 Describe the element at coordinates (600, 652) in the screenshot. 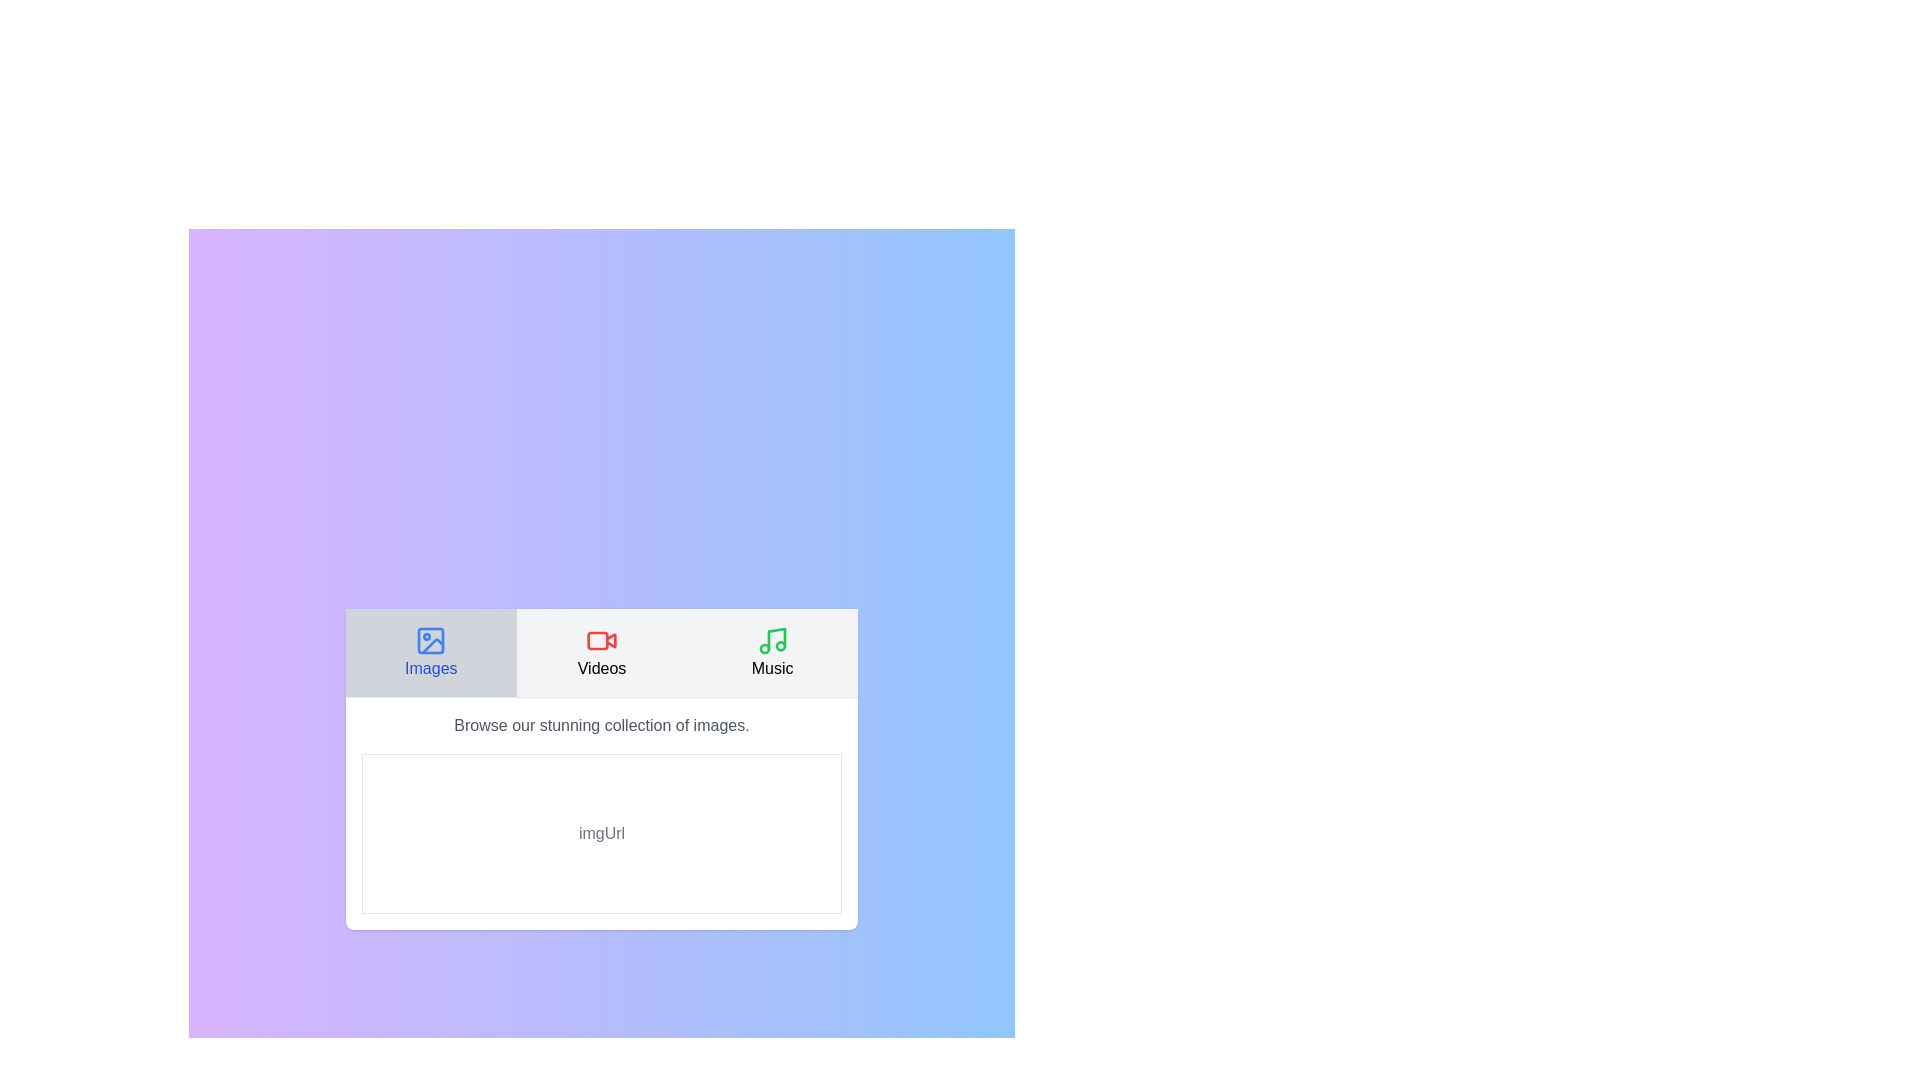

I see `the Videos tab to switch to its content` at that location.